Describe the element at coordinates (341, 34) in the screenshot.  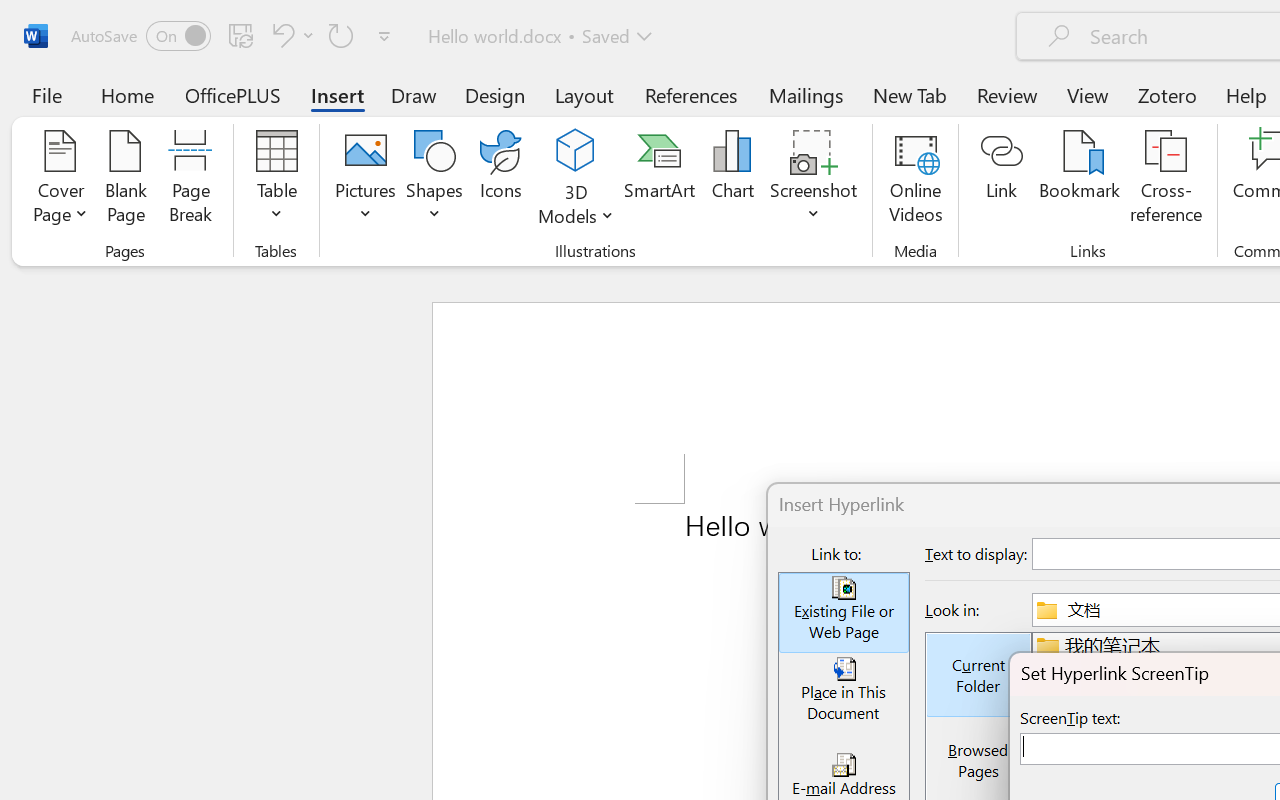
I see `'Can'` at that location.